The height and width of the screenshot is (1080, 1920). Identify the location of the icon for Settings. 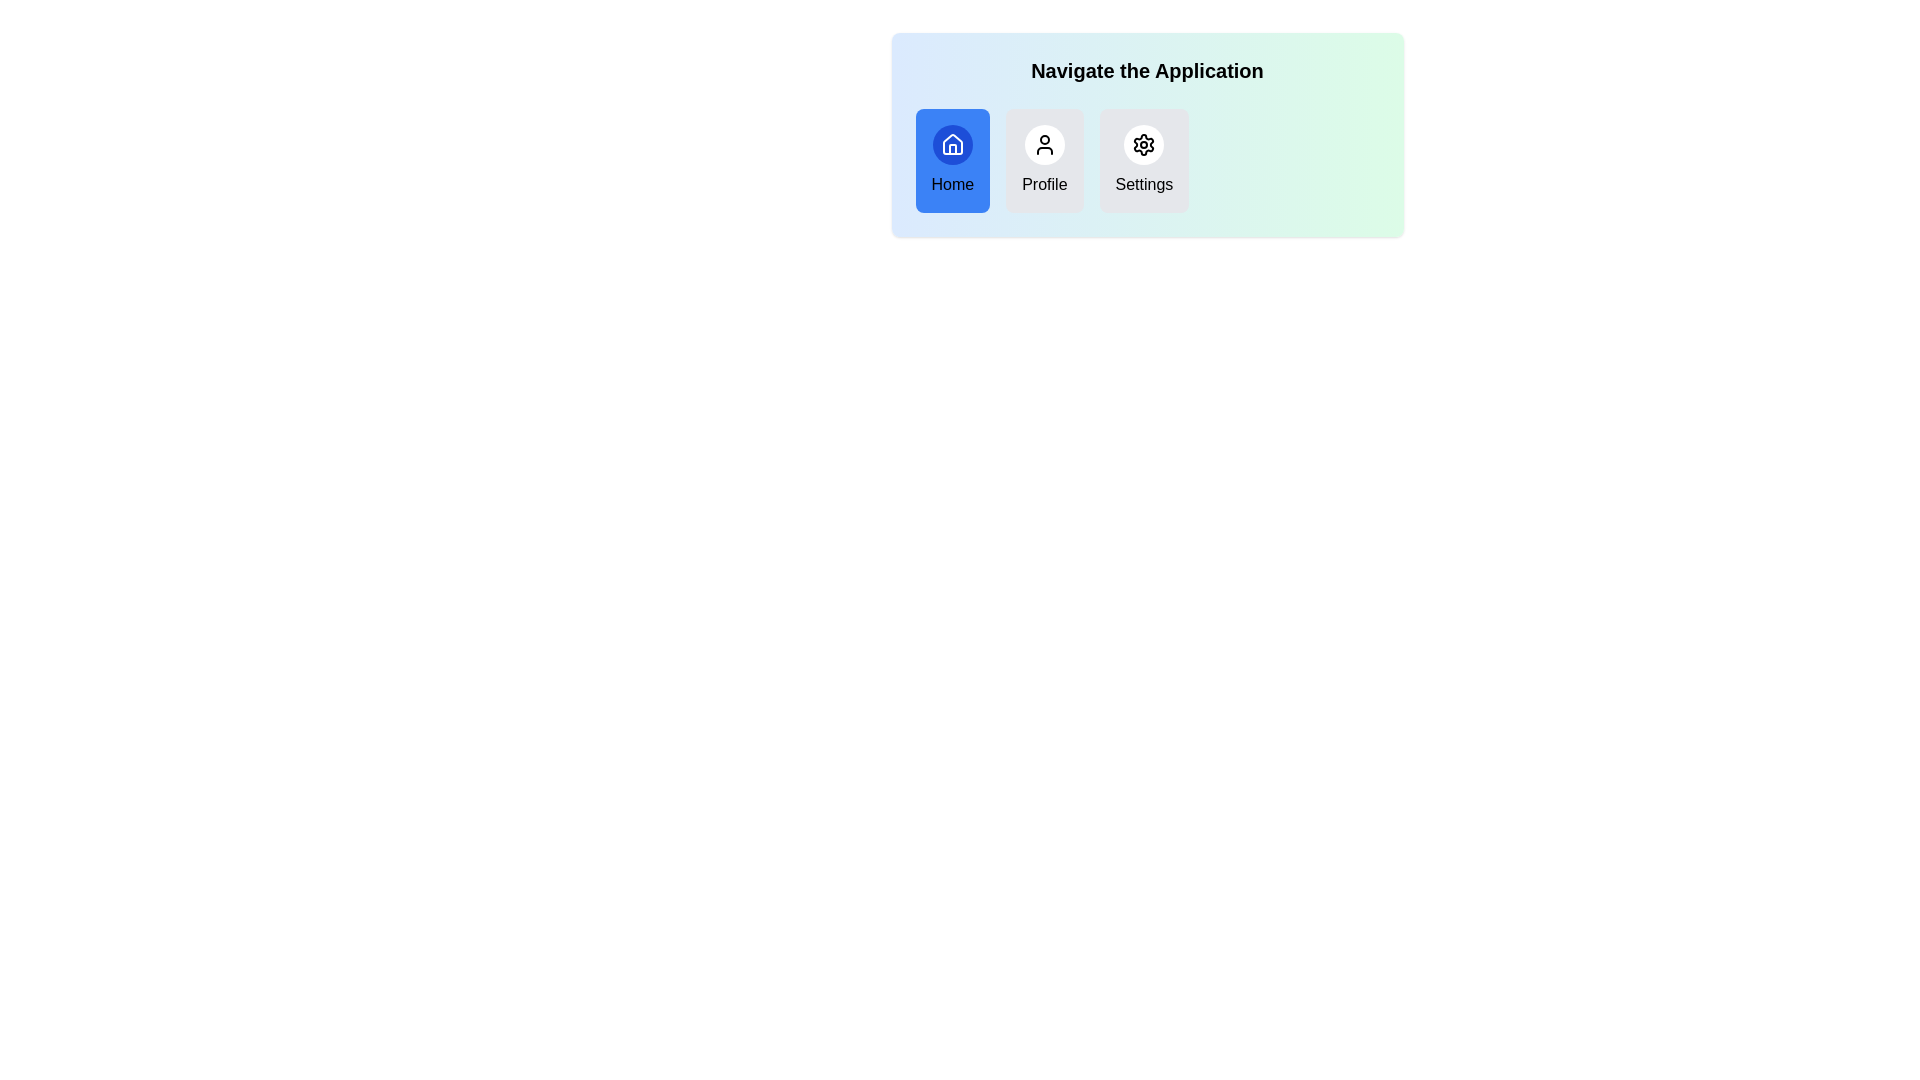
(1144, 144).